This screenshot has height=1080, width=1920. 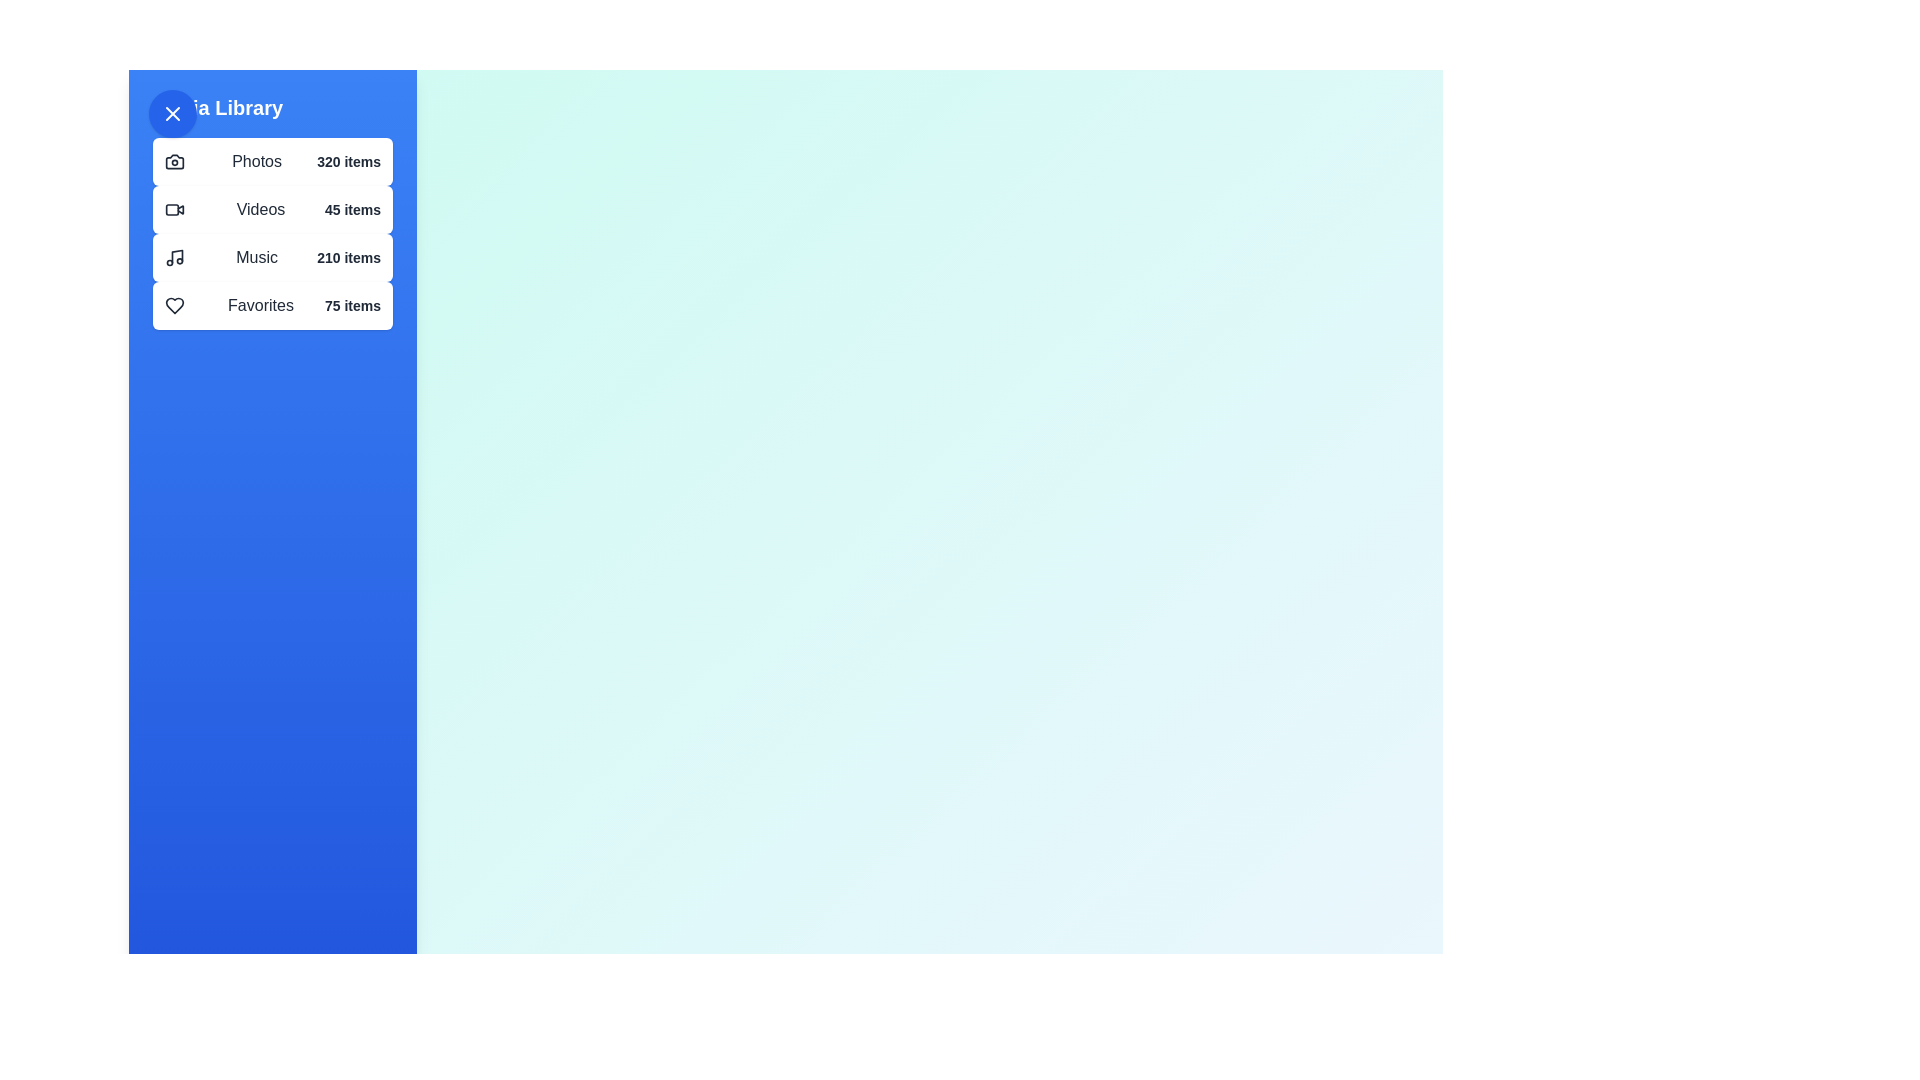 I want to click on the media category Favorites from the drawer, so click(x=272, y=305).